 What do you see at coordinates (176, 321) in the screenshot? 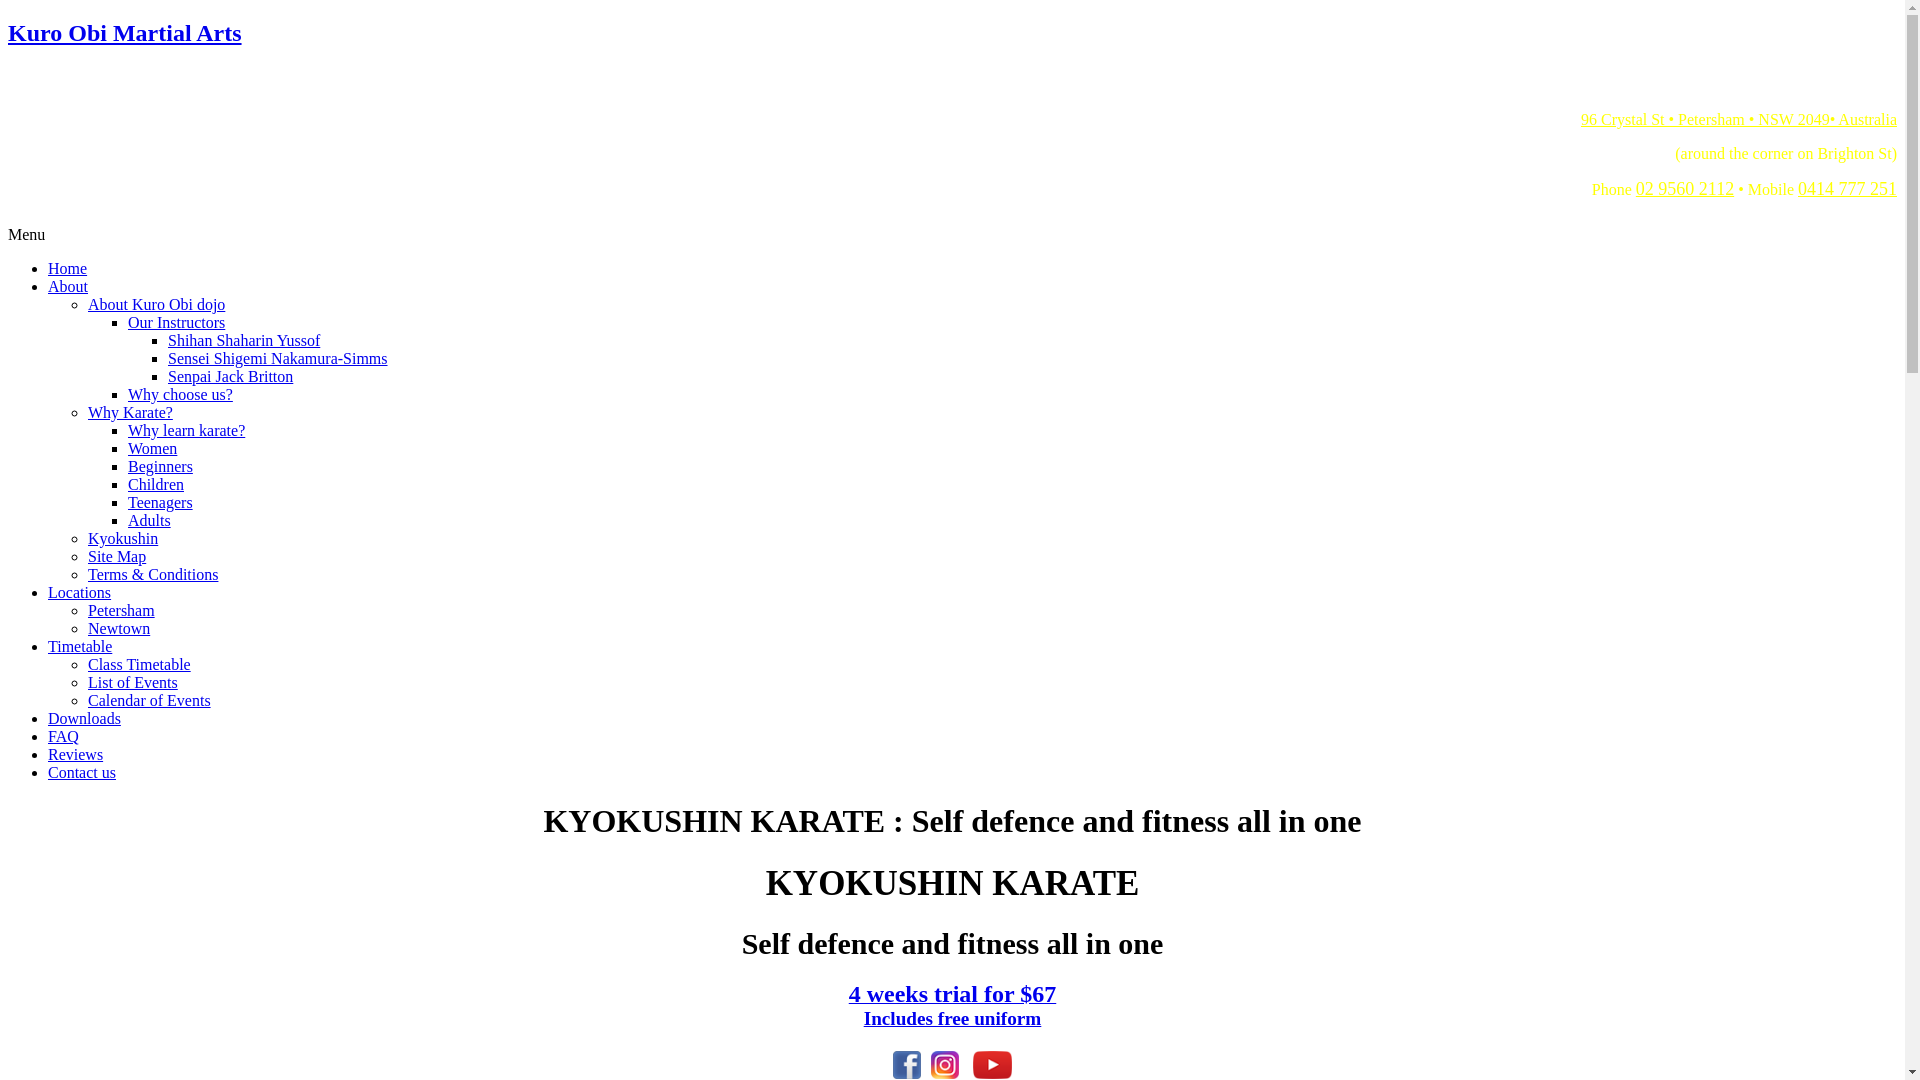
I see `'Our Instructors'` at bounding box center [176, 321].